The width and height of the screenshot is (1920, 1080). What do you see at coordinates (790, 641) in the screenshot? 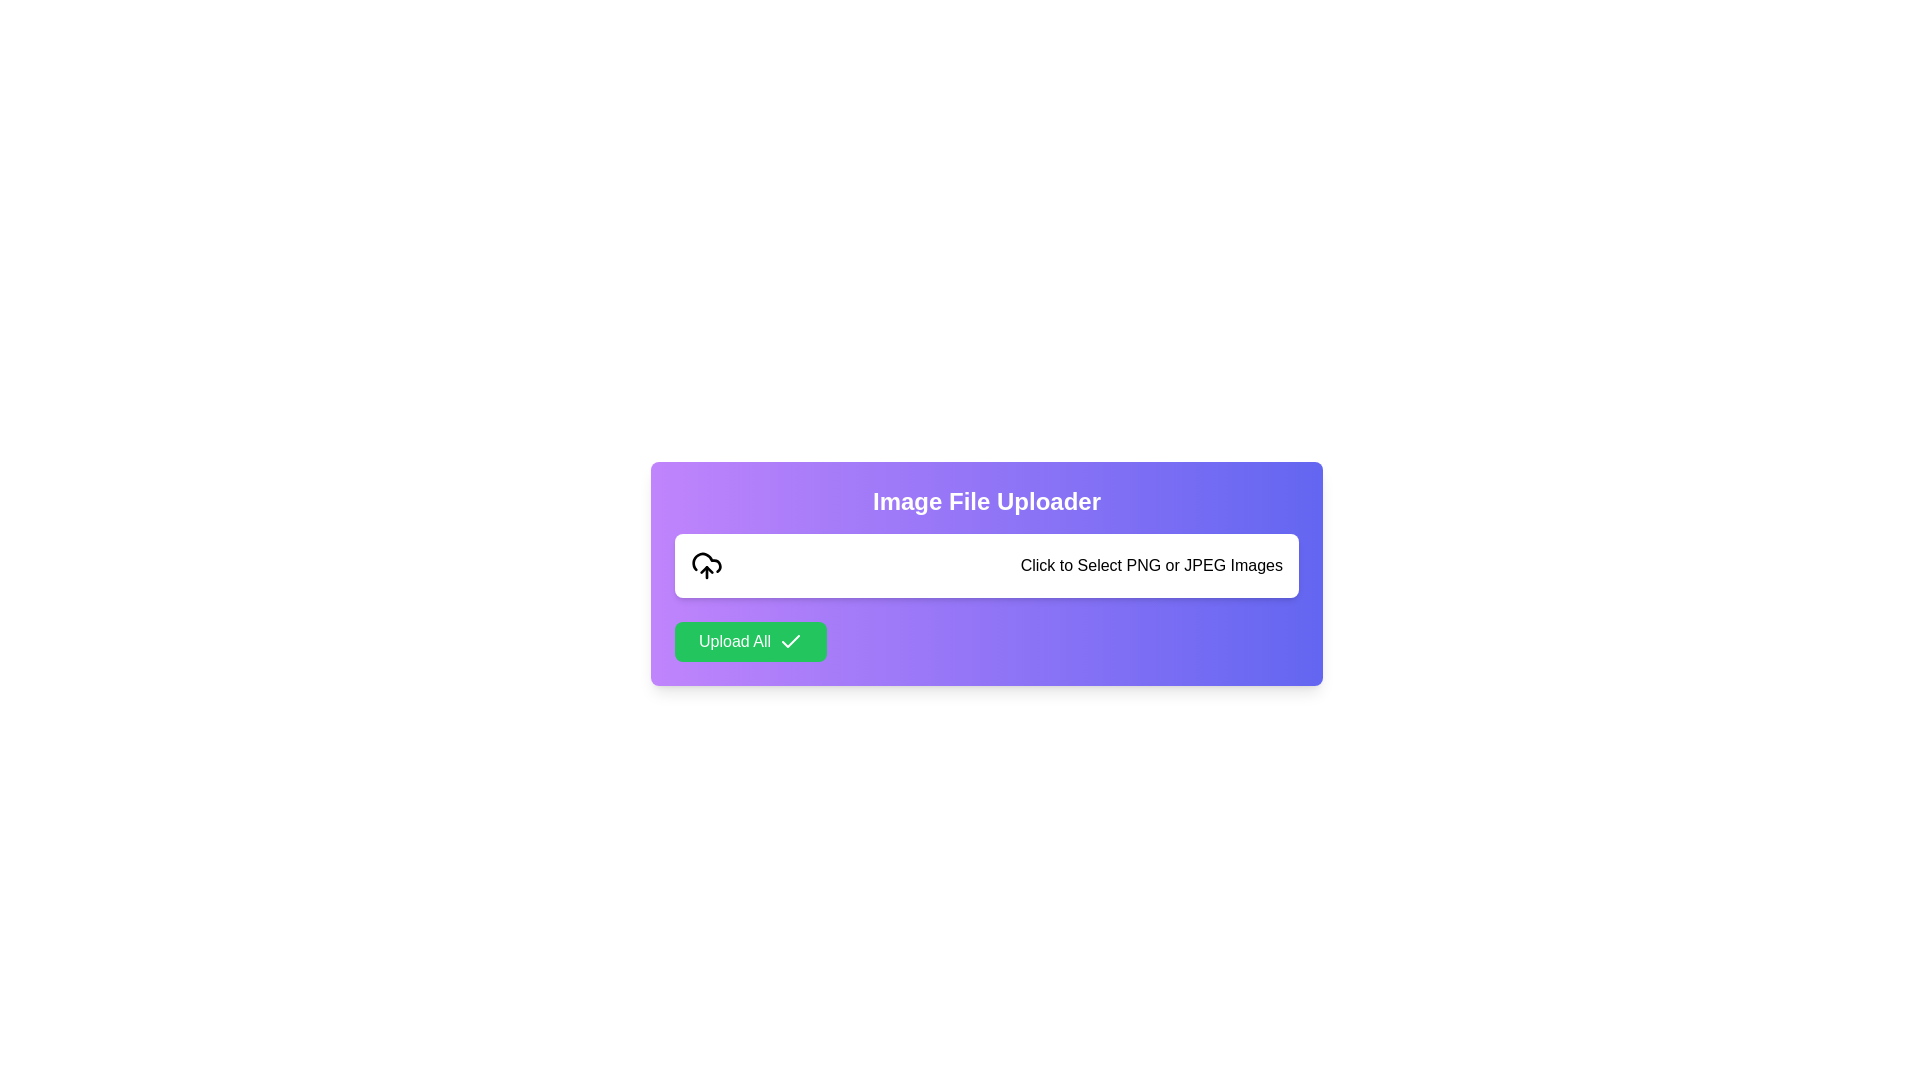
I see `the checkmark icon, which provides visual feedback for the 'Upload All' button, located on the right-hand side of the button label` at bounding box center [790, 641].